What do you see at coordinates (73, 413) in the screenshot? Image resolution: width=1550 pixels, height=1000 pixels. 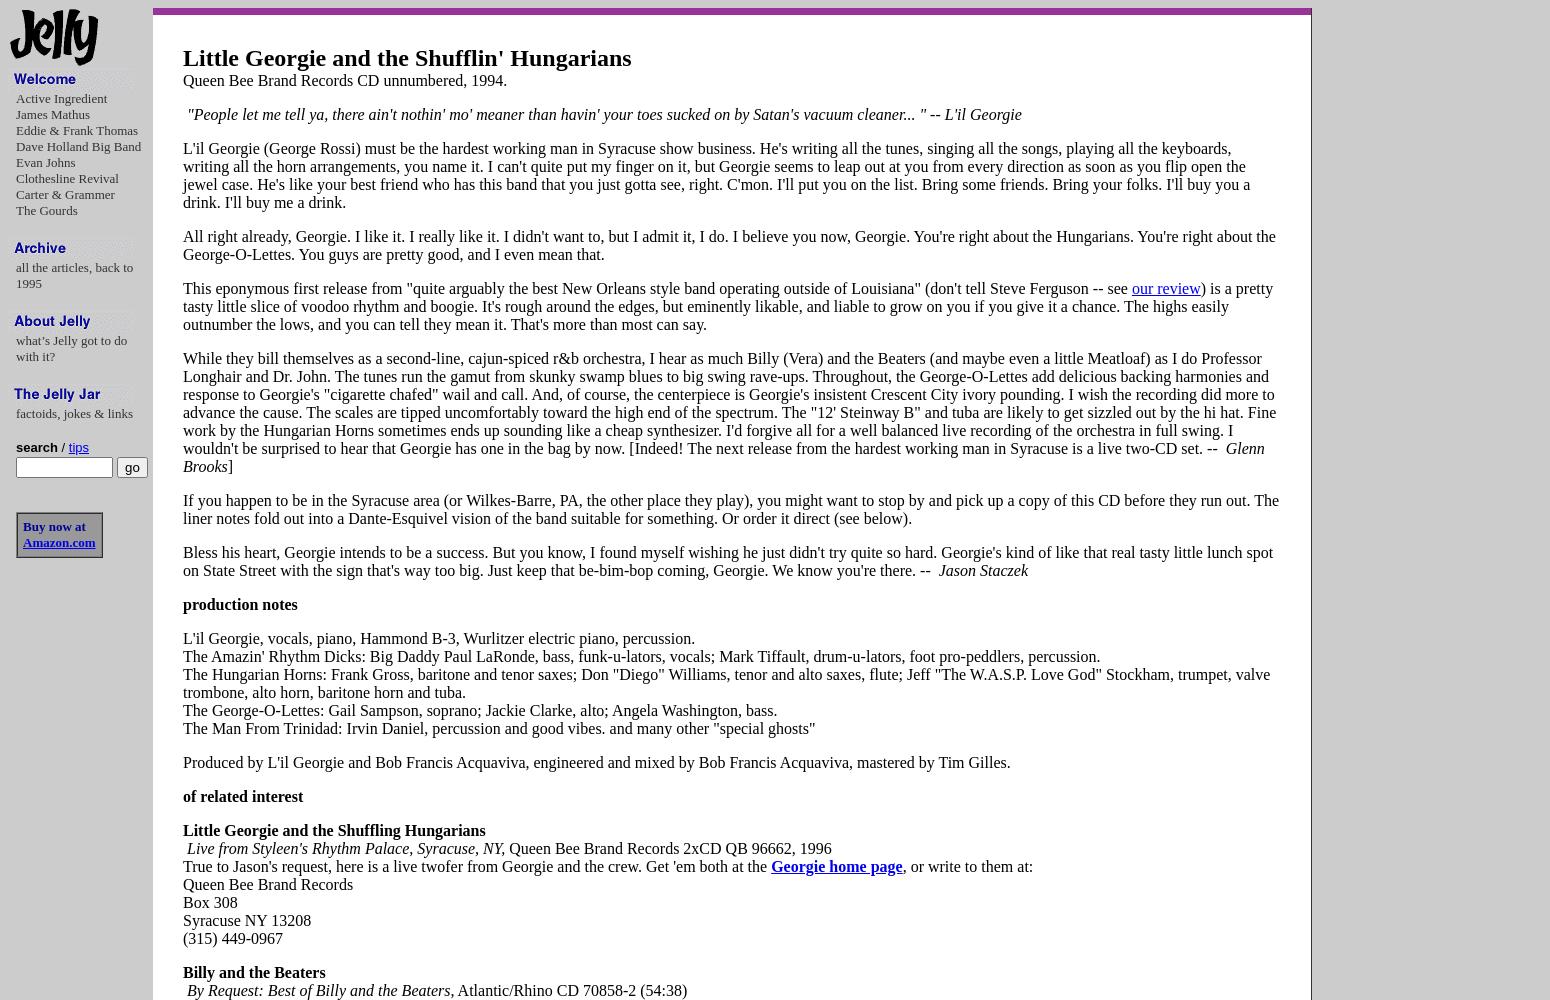 I see `'factoids, jokes & links'` at bounding box center [73, 413].